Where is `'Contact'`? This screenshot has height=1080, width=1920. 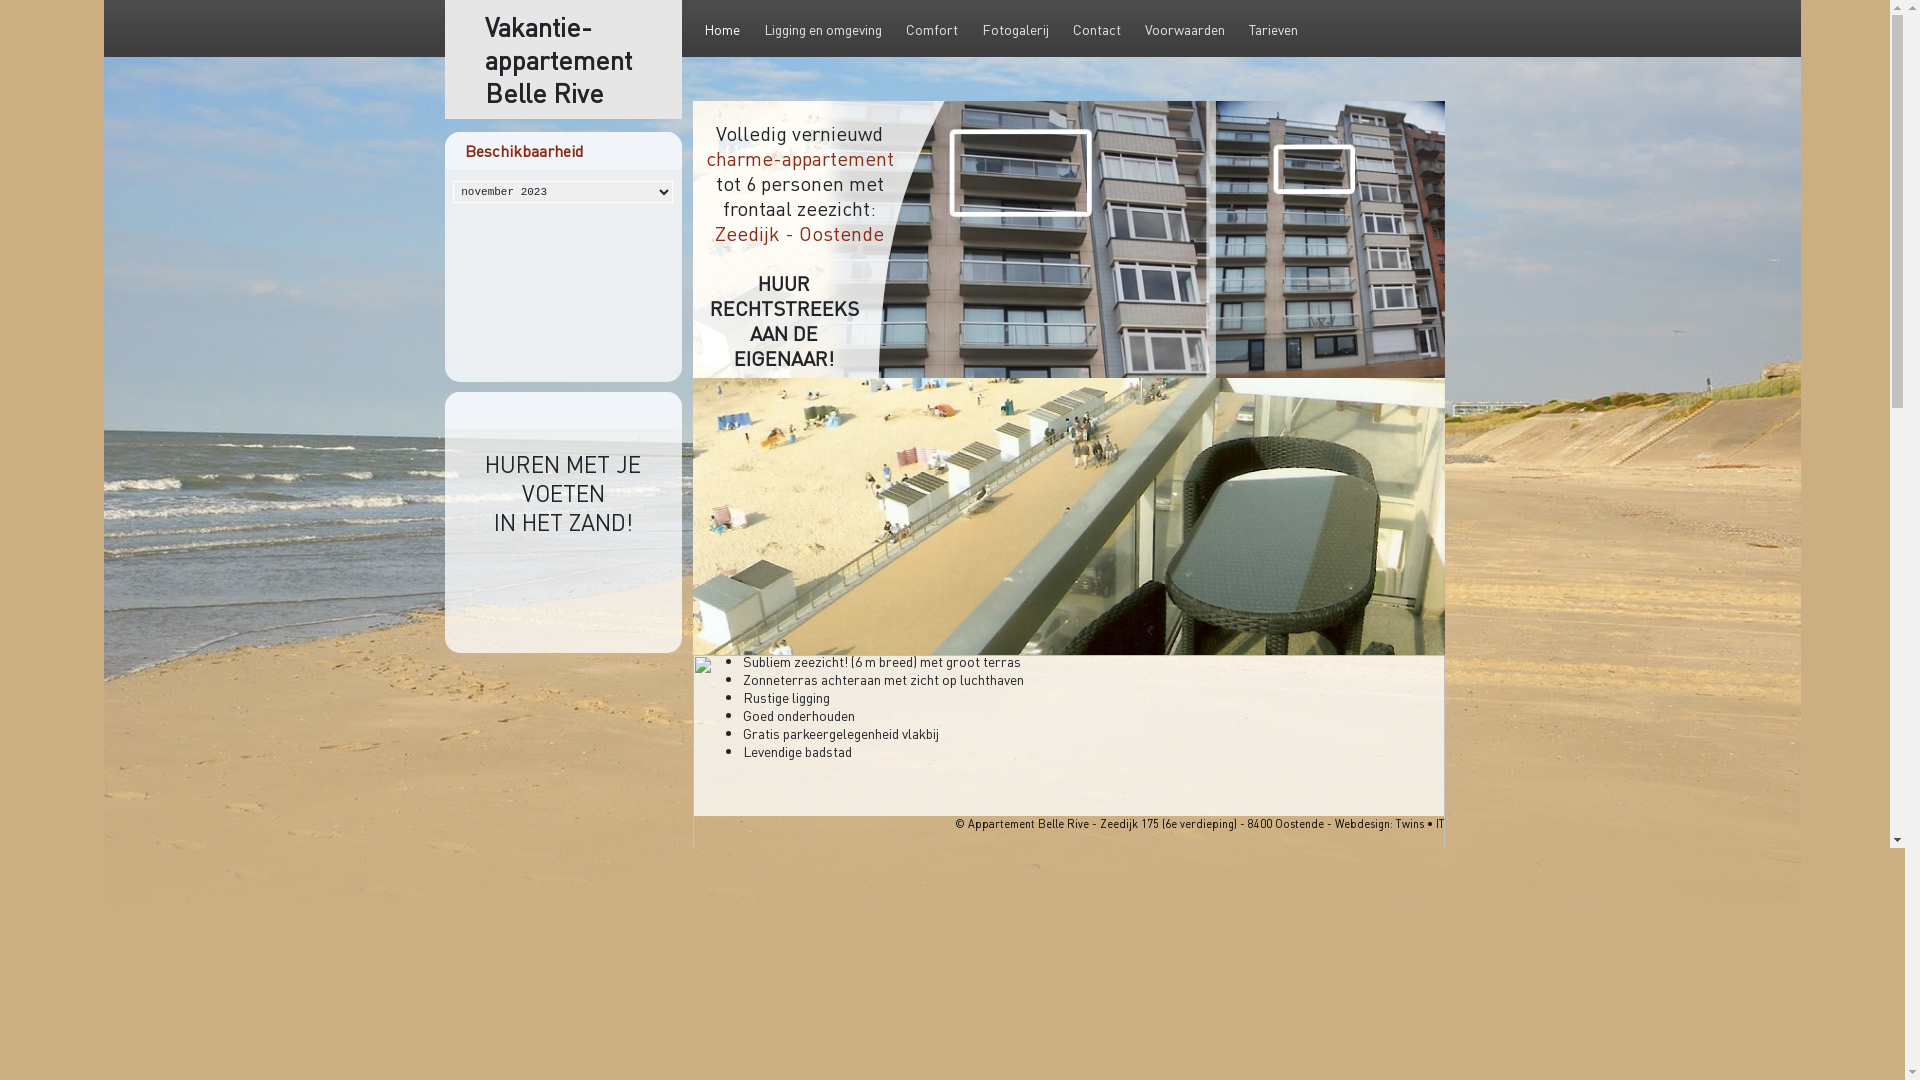
'Contact' is located at coordinates (1096, 29).